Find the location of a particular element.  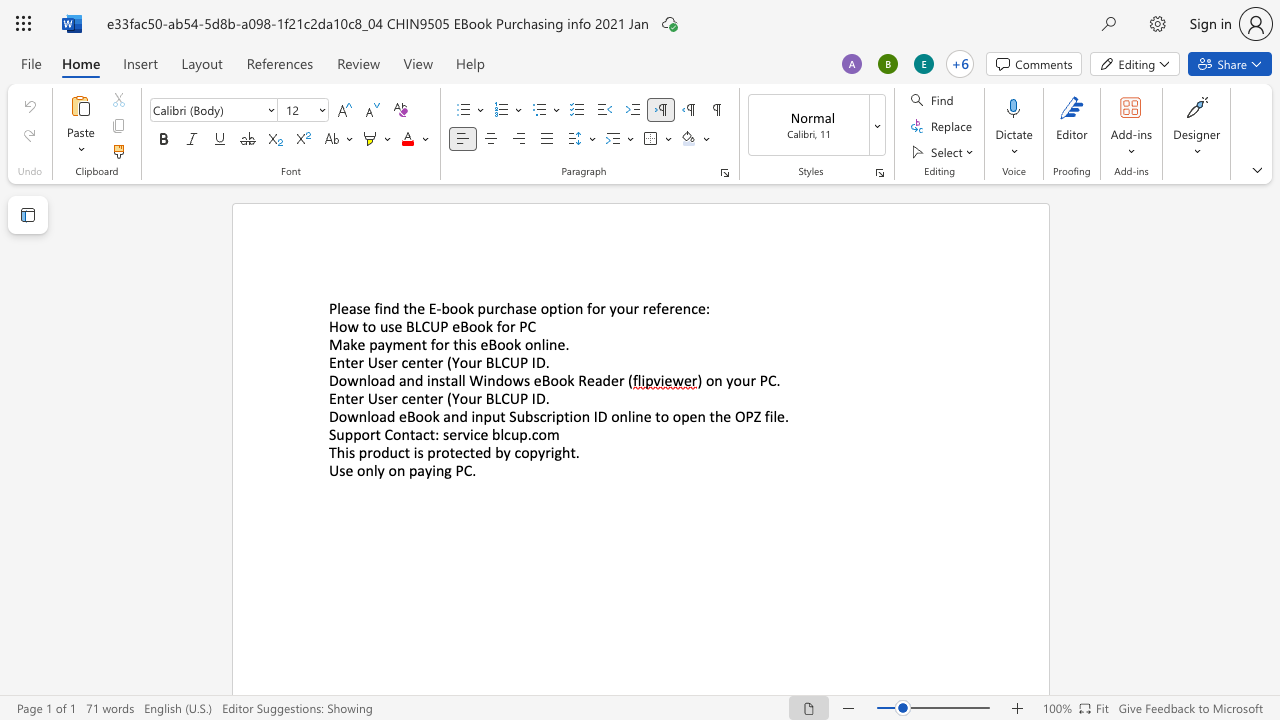

the 1th character "(" in the text is located at coordinates (448, 362).